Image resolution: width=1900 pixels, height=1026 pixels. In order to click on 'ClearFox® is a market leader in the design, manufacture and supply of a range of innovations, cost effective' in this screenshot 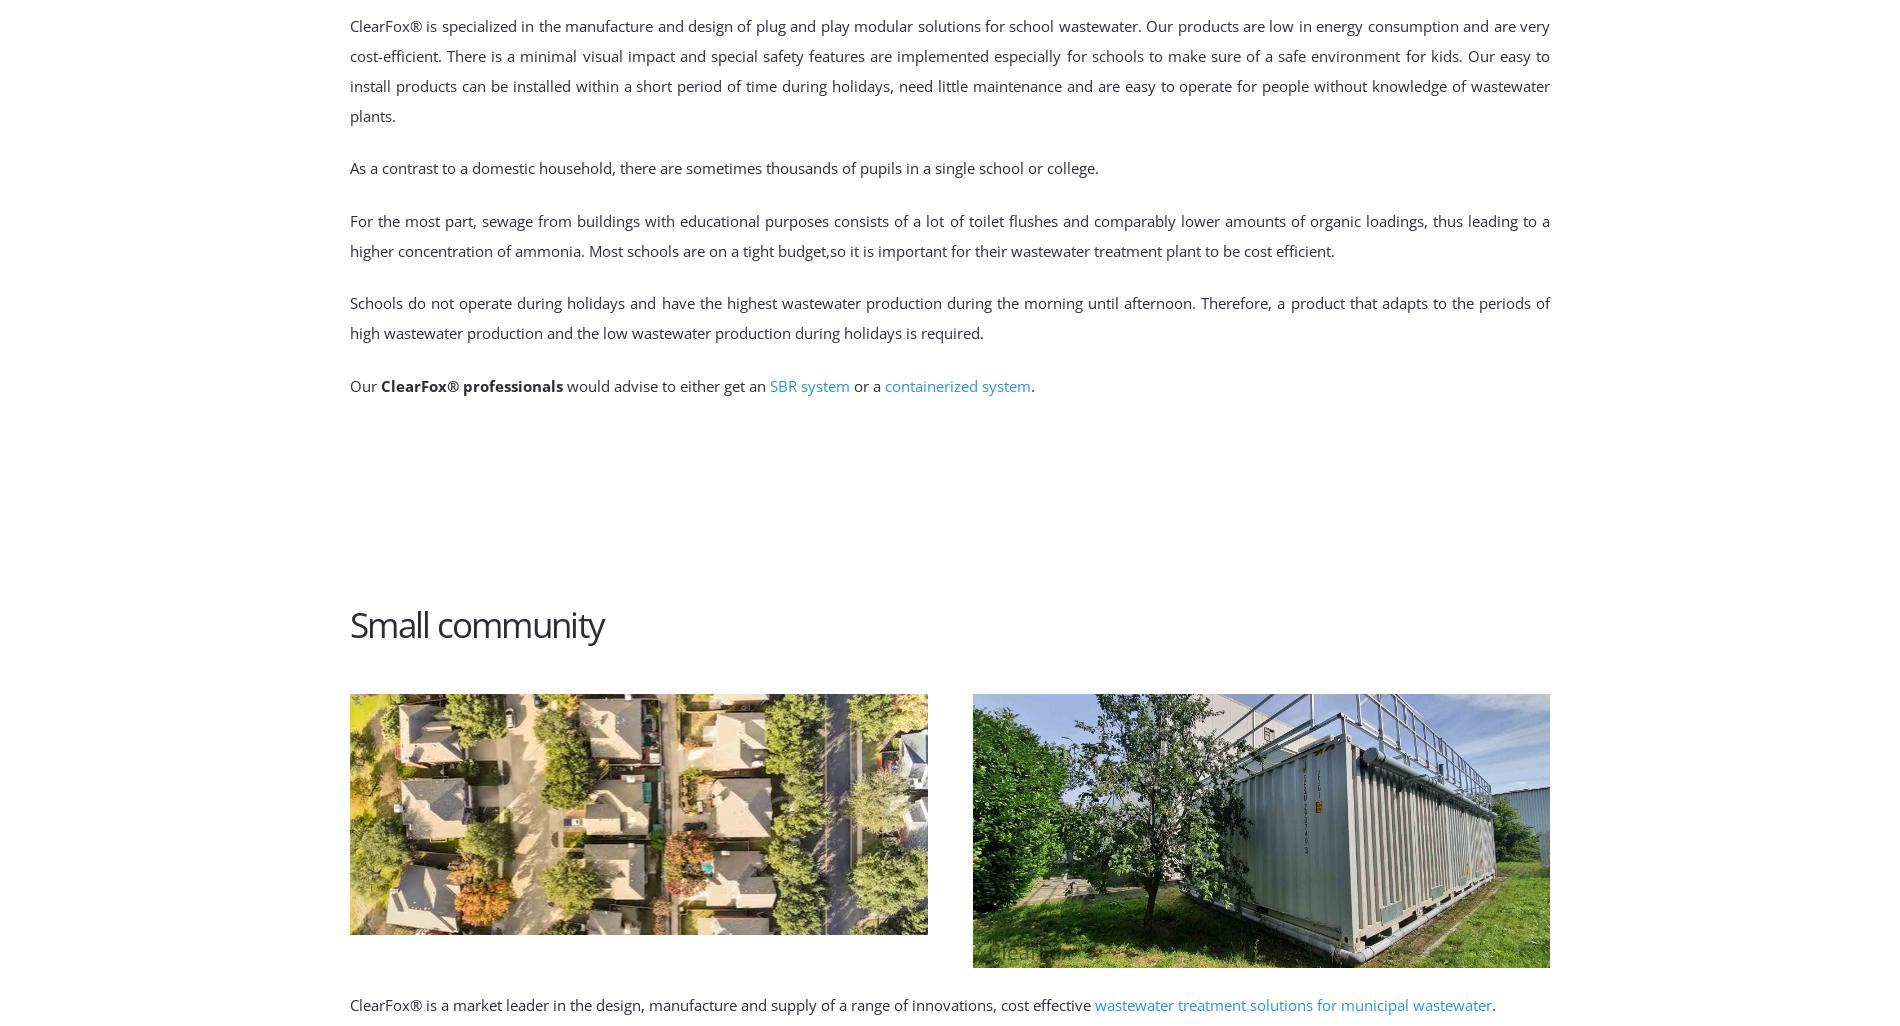, I will do `click(348, 1003)`.